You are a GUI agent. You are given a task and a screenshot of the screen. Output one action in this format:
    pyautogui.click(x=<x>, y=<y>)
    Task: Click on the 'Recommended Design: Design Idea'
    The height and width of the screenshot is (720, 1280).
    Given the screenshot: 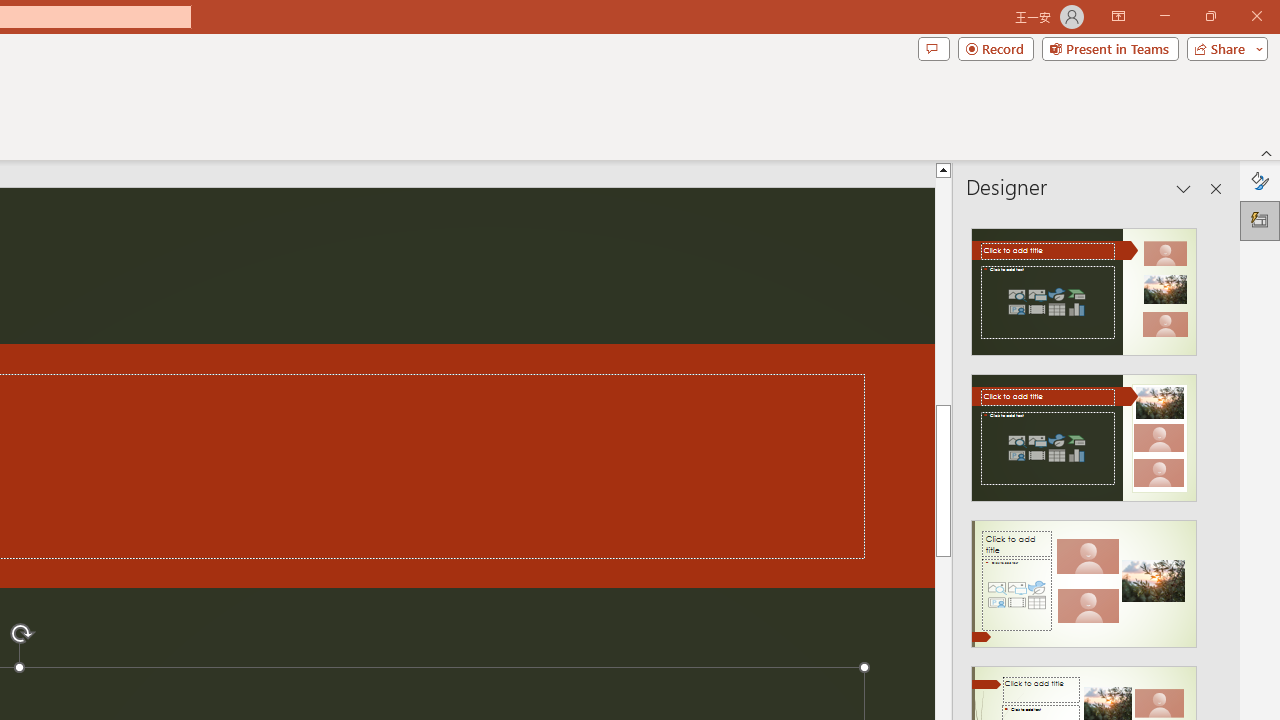 What is the action you would take?
    pyautogui.click(x=1083, y=286)
    